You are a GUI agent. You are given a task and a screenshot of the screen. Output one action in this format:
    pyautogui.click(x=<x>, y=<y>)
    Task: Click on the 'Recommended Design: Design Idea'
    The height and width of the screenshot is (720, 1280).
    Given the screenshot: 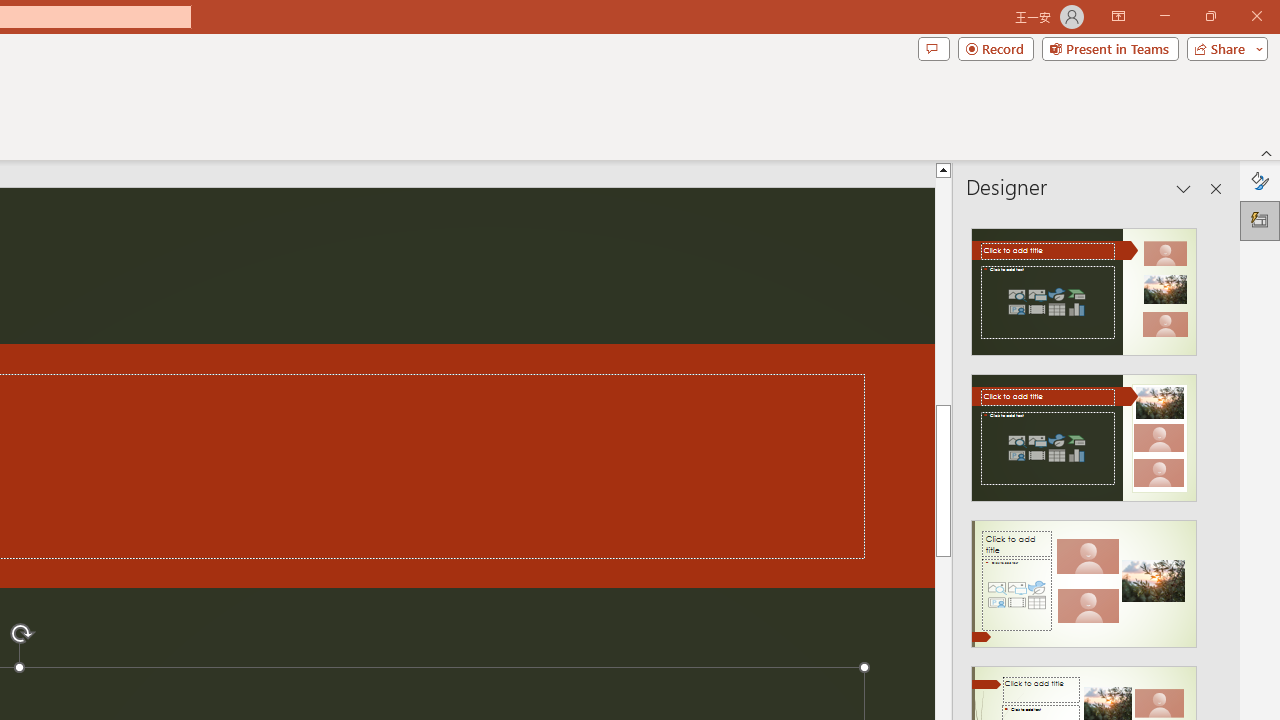 What is the action you would take?
    pyautogui.click(x=1083, y=286)
    